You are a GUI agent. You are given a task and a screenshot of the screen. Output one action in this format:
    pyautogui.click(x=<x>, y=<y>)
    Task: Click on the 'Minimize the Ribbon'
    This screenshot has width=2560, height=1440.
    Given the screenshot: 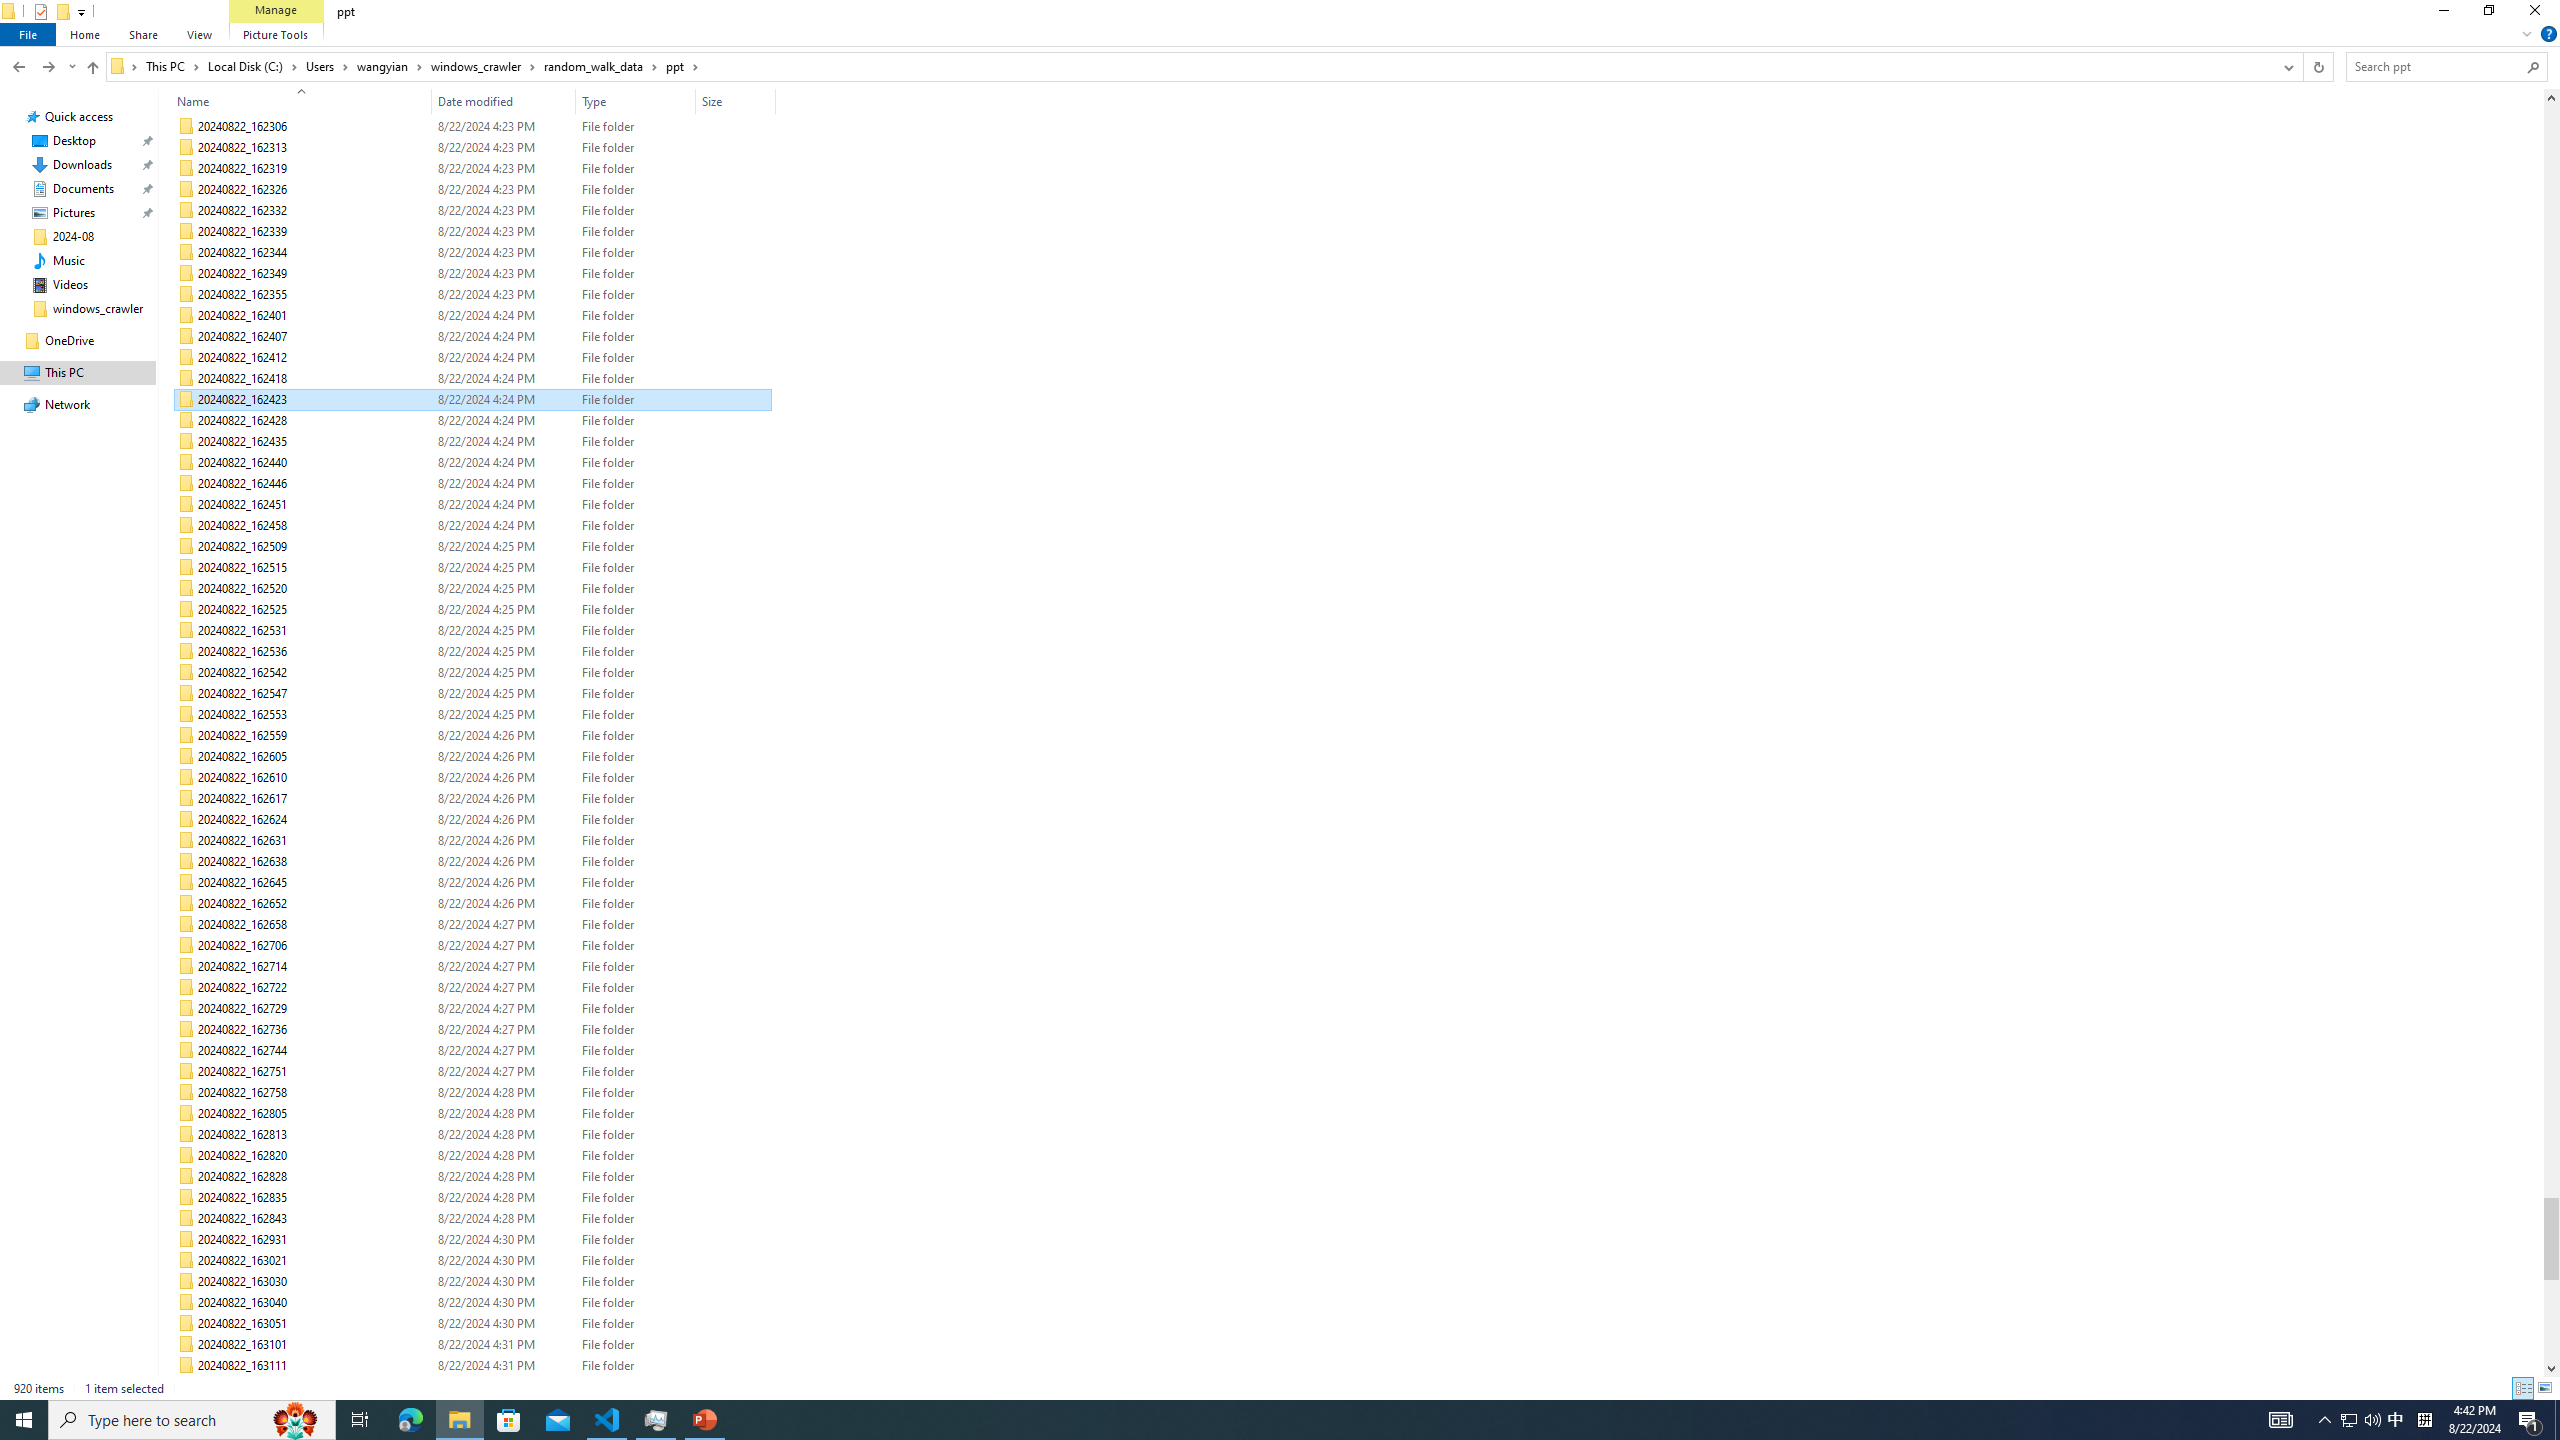 What is the action you would take?
    pyautogui.click(x=2526, y=32)
    